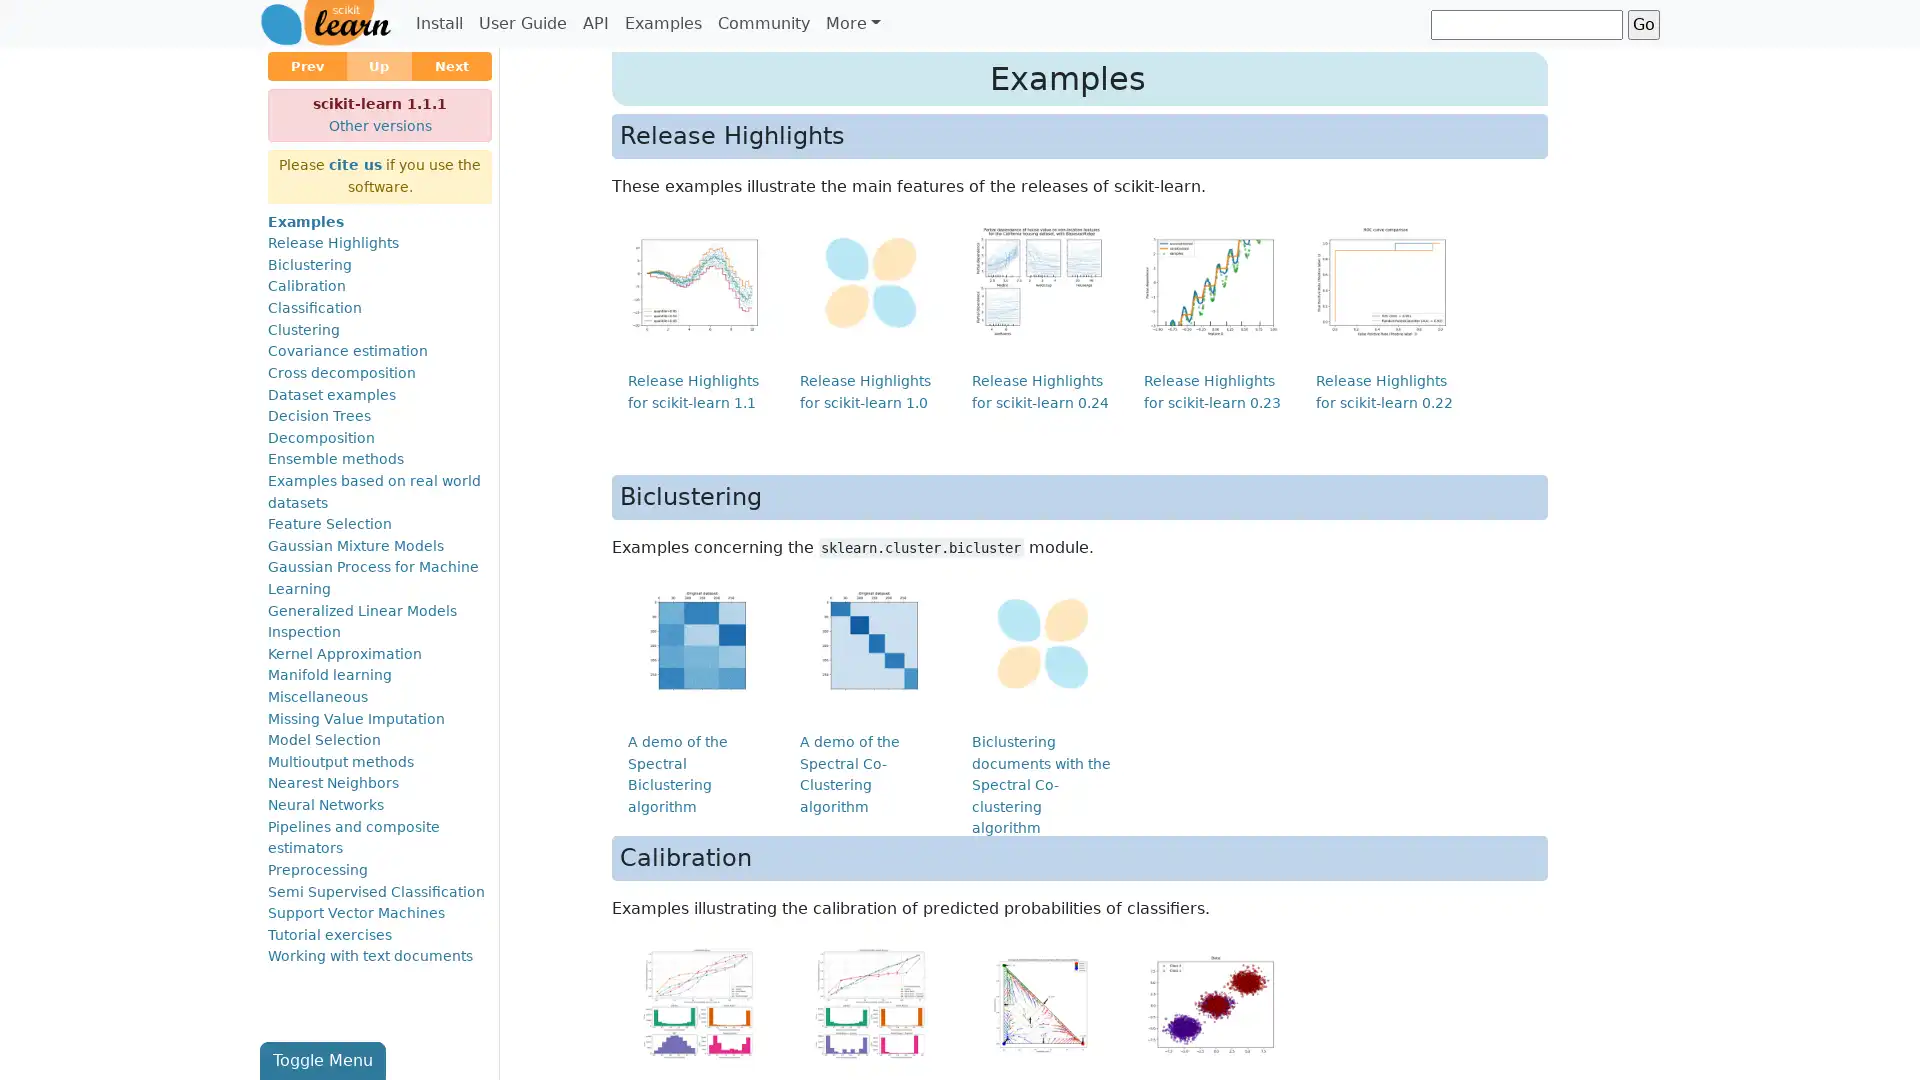 The image size is (1920, 1080). Describe the element at coordinates (306, 65) in the screenshot. I see `Prev` at that location.